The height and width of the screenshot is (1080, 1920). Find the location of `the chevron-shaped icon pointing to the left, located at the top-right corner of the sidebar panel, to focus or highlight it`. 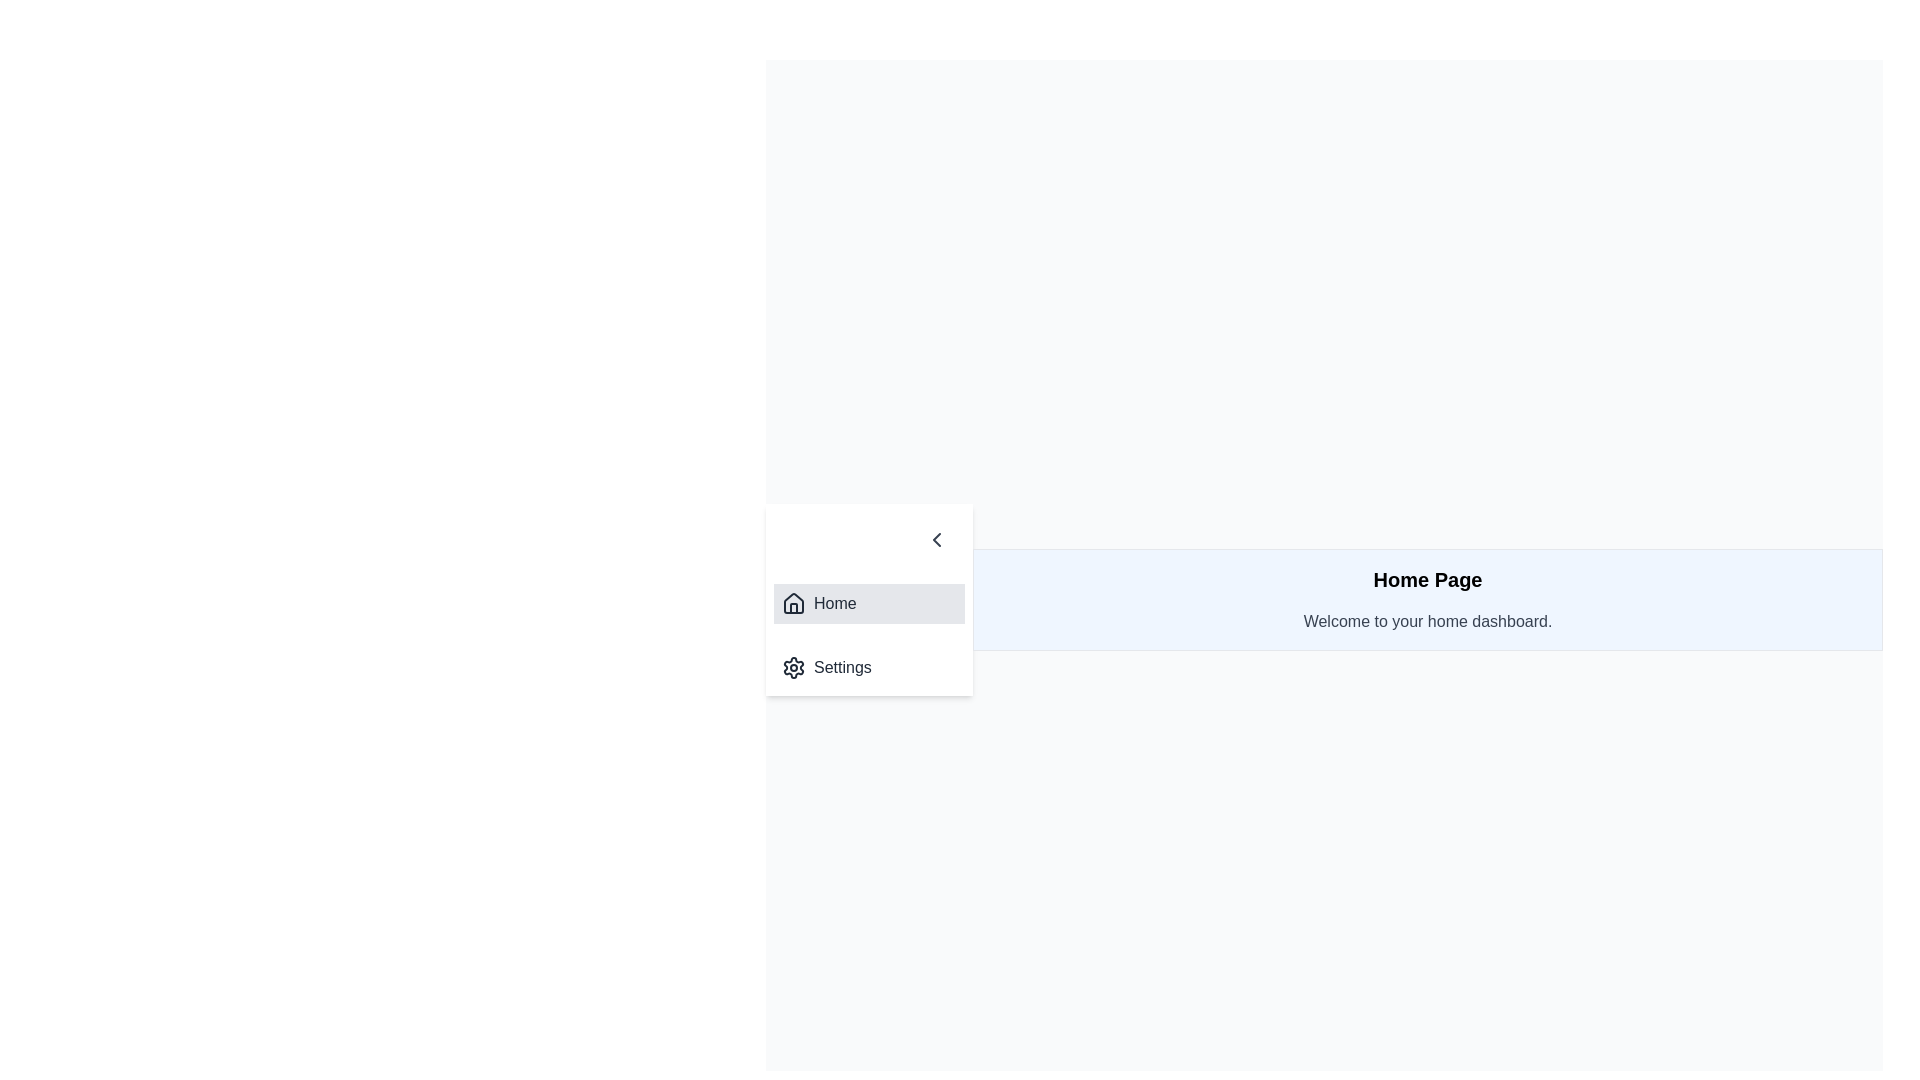

the chevron-shaped icon pointing to the left, located at the top-right corner of the sidebar panel, to focus or highlight it is located at coordinates (936, 540).